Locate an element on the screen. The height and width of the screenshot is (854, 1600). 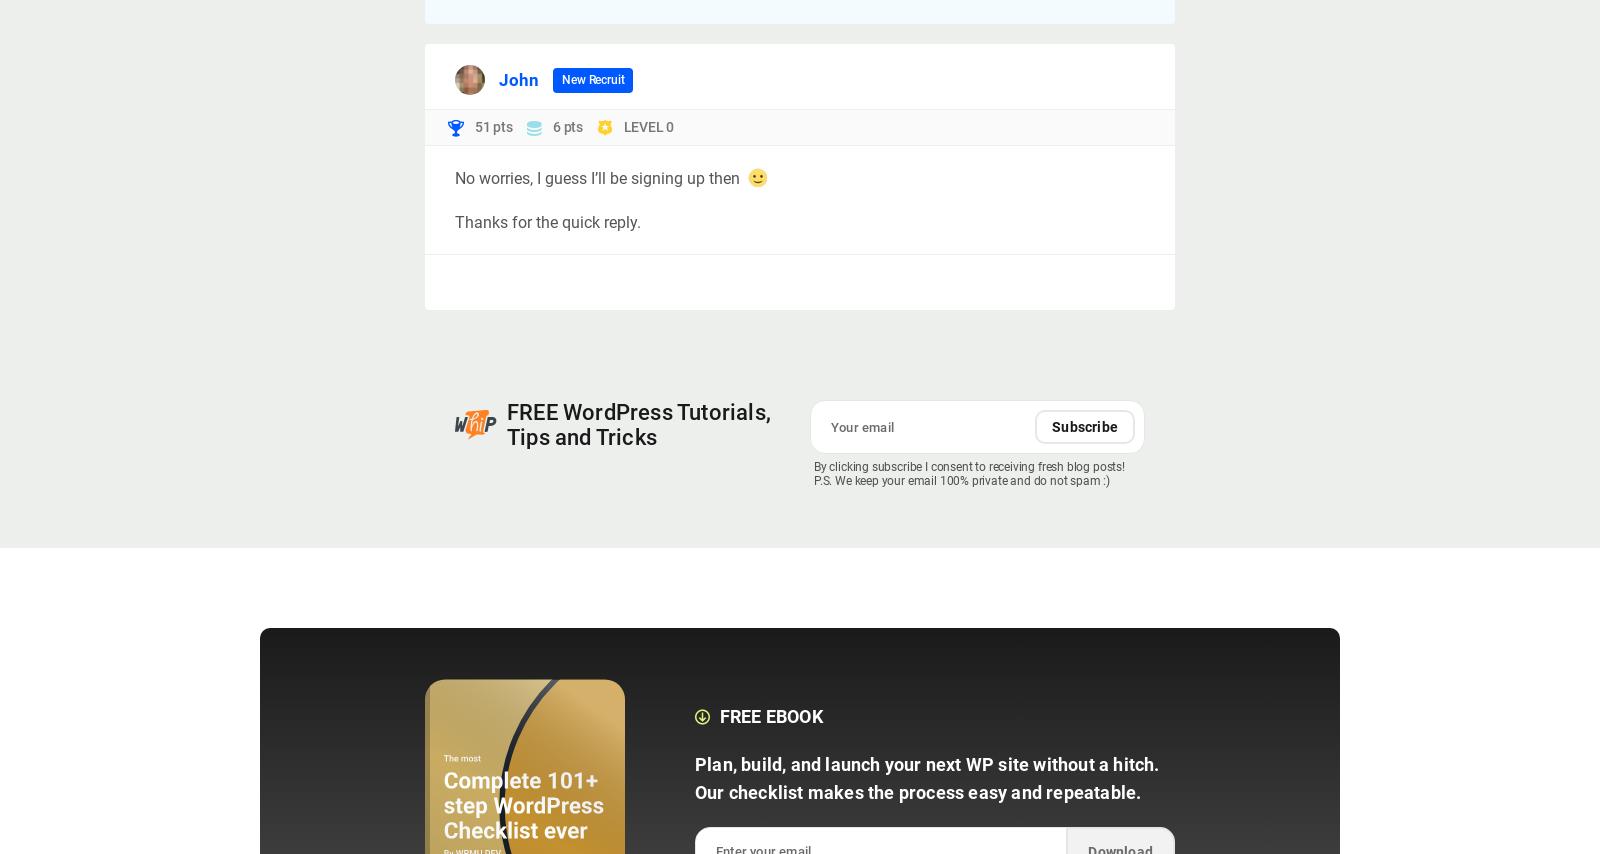
'Subscribe' is located at coordinates (1084, 427).